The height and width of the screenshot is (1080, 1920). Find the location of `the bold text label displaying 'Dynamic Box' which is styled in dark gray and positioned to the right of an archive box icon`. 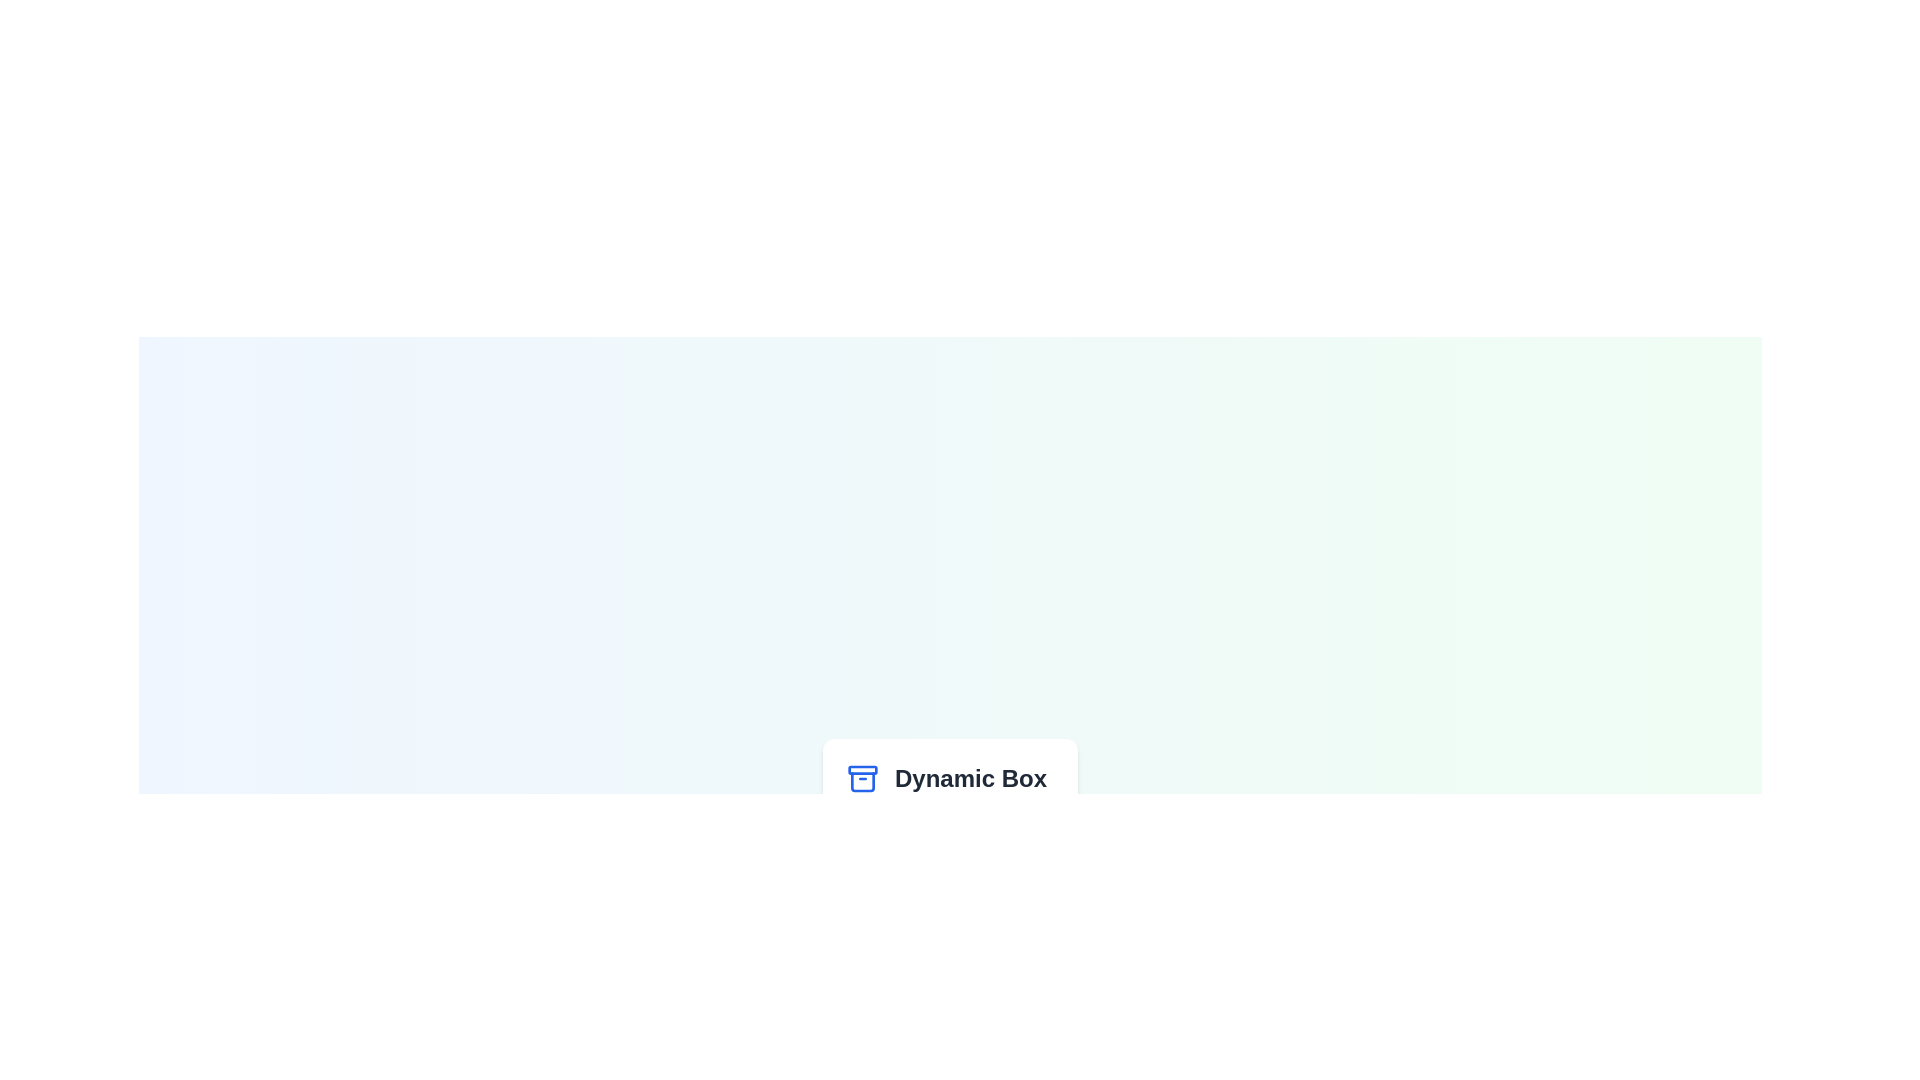

the bold text label displaying 'Dynamic Box' which is styled in dark gray and positioned to the right of an archive box icon is located at coordinates (970, 778).